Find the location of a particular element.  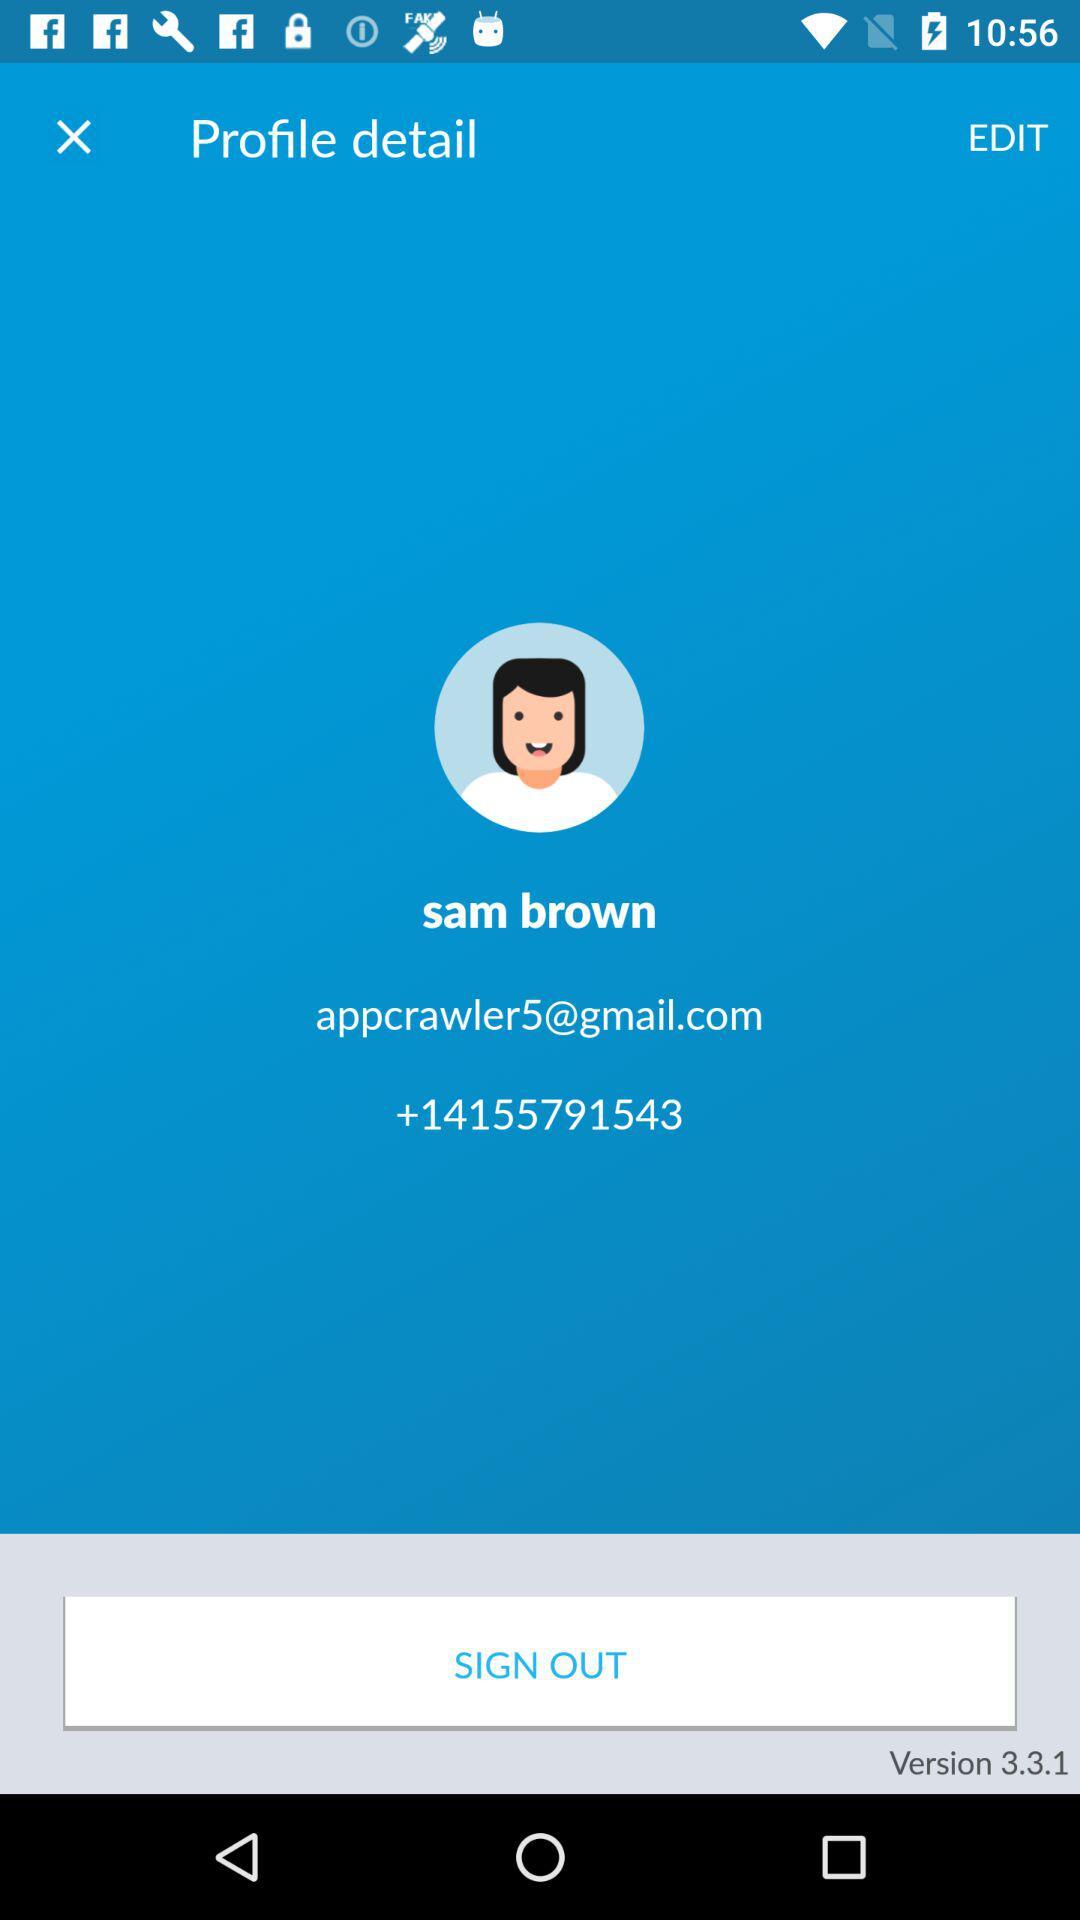

icon below +14155791543 item is located at coordinates (540, 1663).